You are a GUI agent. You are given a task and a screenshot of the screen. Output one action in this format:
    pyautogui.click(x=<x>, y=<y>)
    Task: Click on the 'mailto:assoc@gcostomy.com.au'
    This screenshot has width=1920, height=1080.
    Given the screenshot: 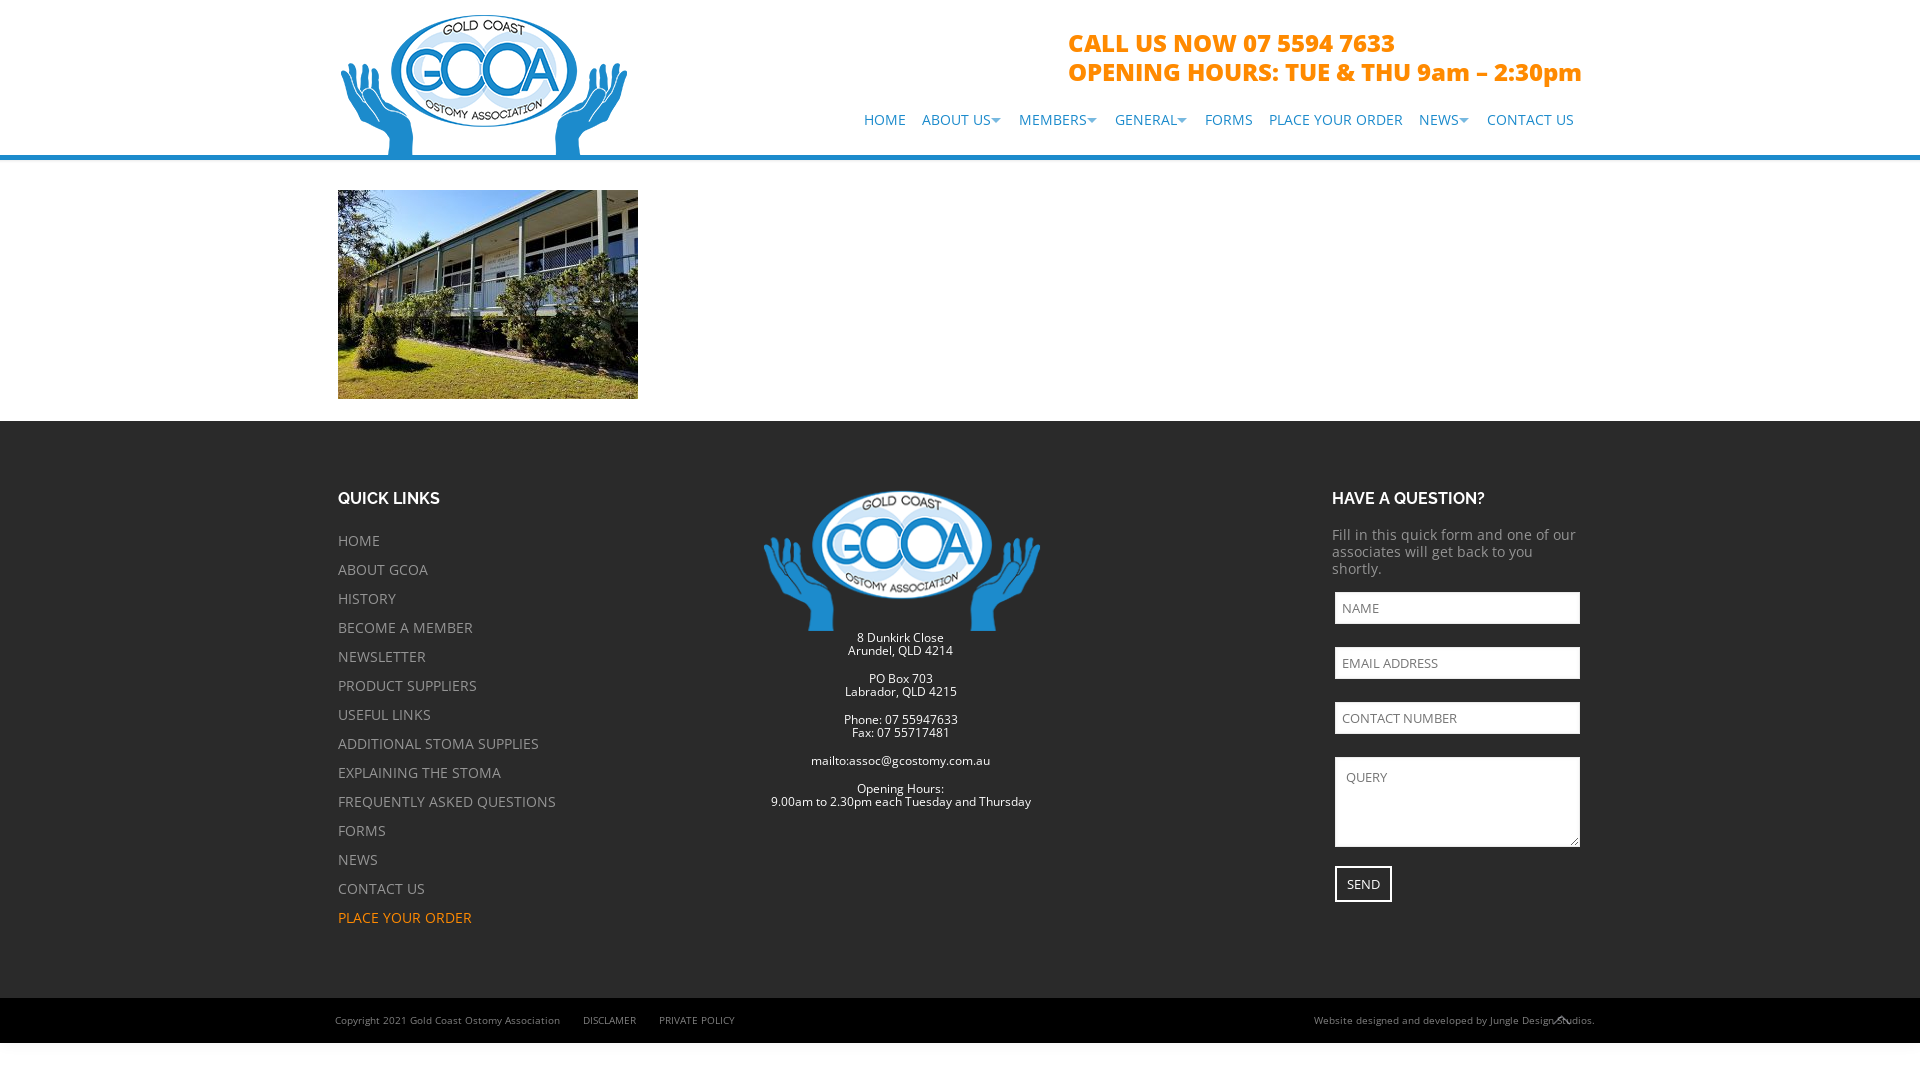 What is the action you would take?
    pyautogui.click(x=899, y=760)
    